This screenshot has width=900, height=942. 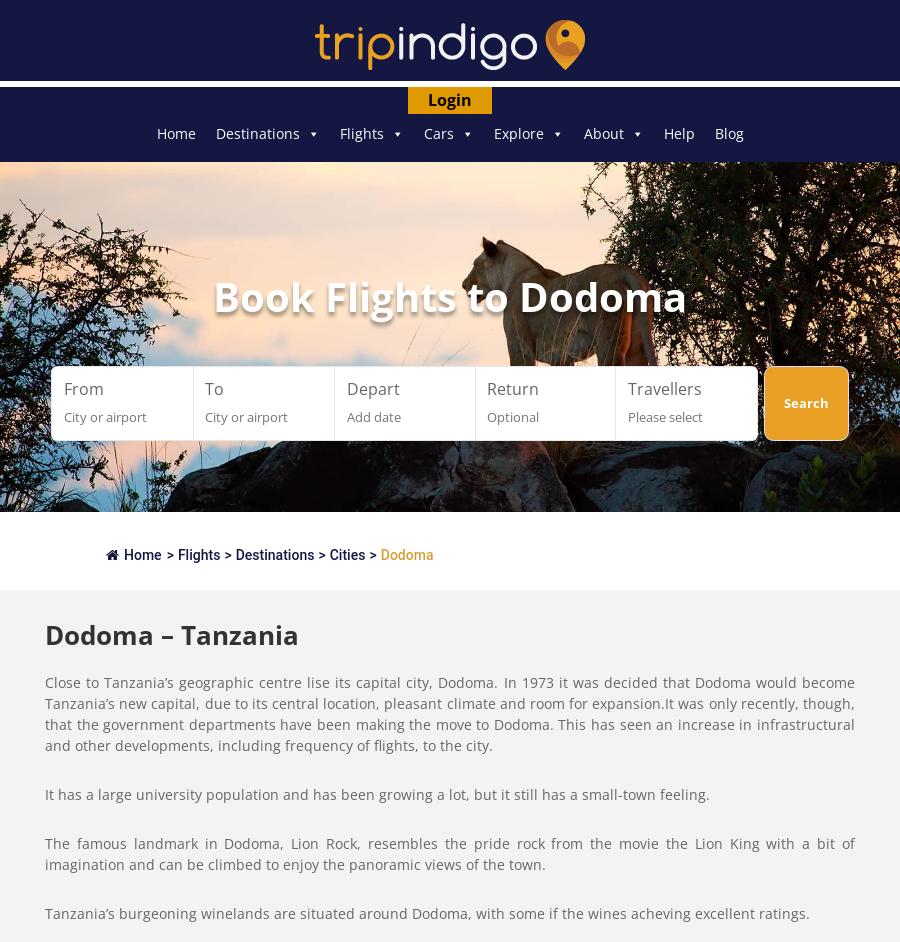 I want to click on 'Travel Documentation And Visas', so click(x=573, y=311).